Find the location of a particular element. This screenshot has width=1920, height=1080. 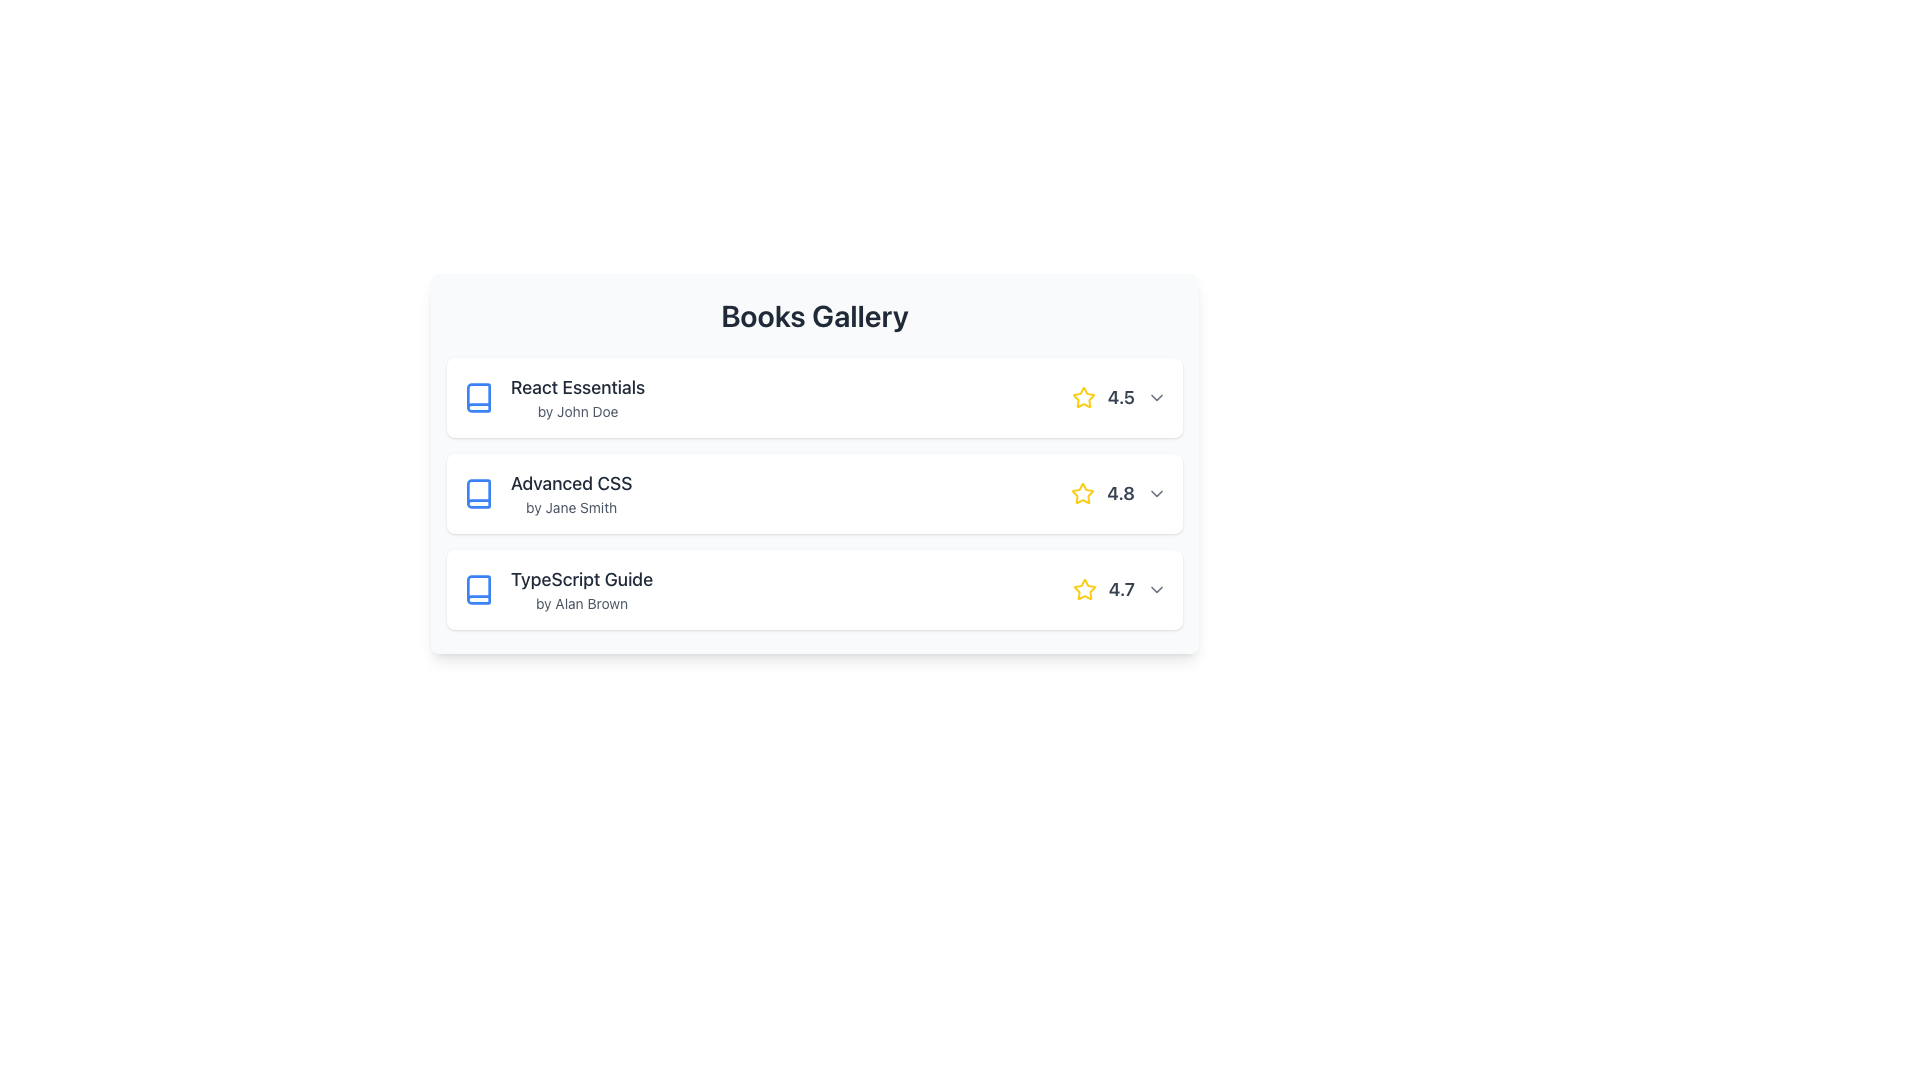

the star-shaped SVG icon representing the rating for 'TypeScript Guide', located adjacent to the rating text '4.7' is located at coordinates (1083, 588).